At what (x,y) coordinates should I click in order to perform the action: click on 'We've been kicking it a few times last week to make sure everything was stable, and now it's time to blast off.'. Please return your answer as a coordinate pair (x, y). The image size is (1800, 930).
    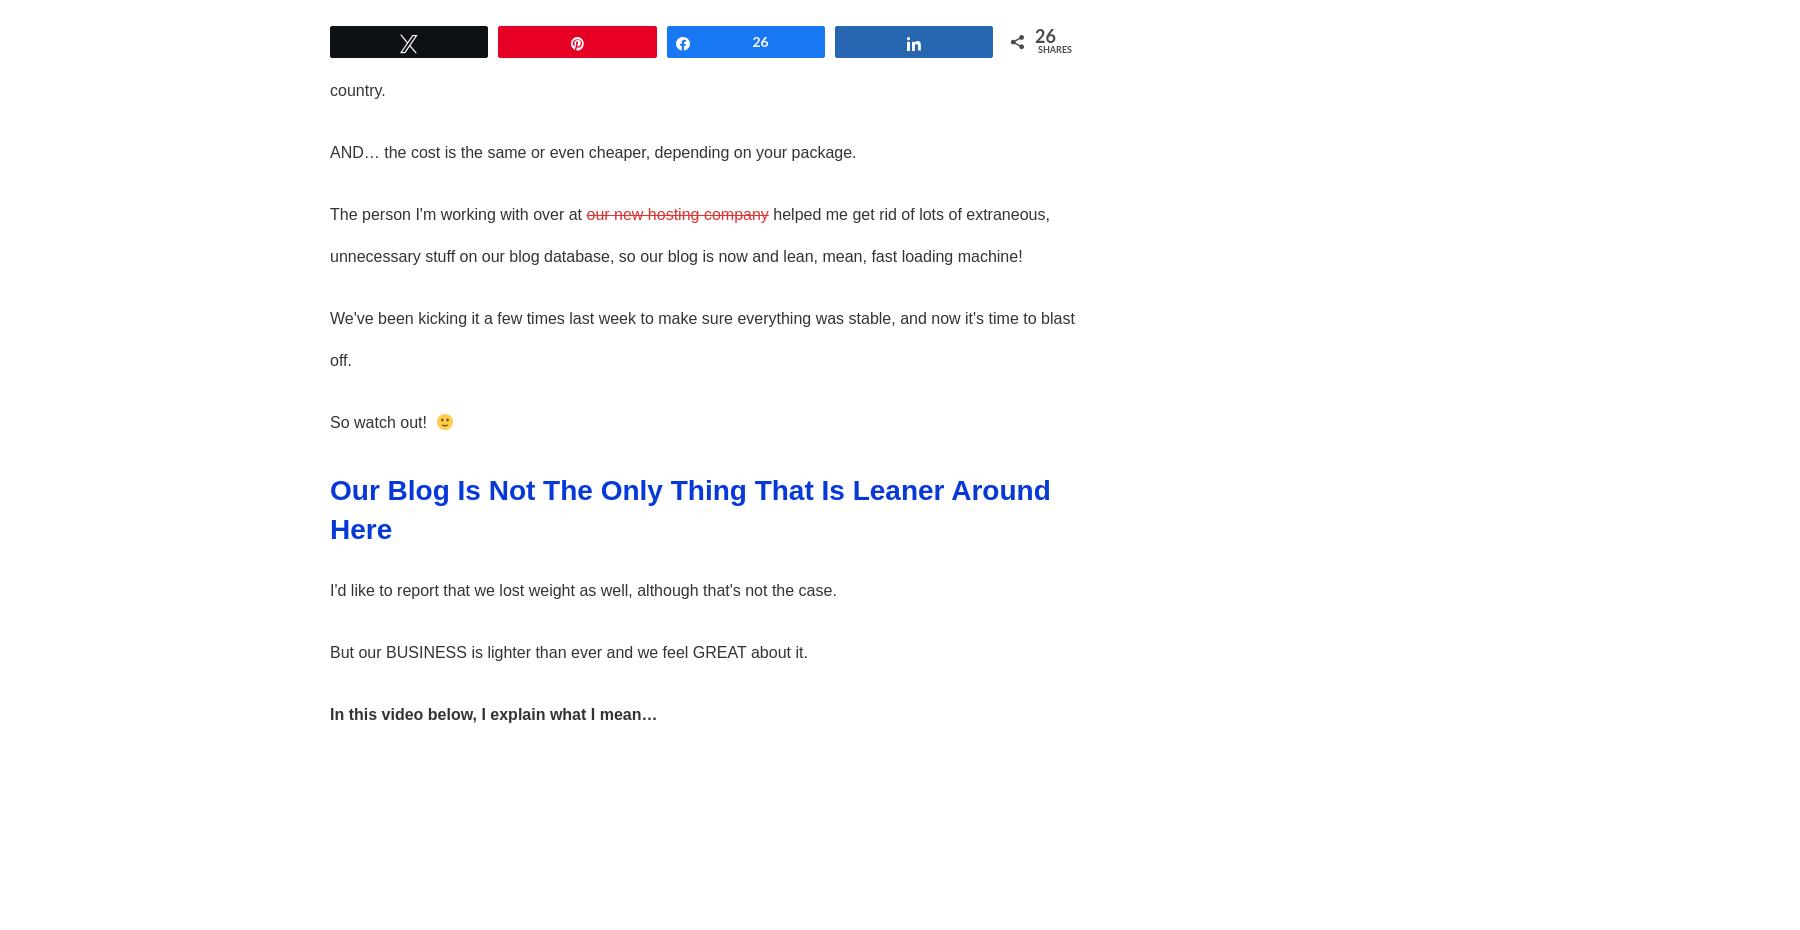
    Looking at the image, I should click on (701, 338).